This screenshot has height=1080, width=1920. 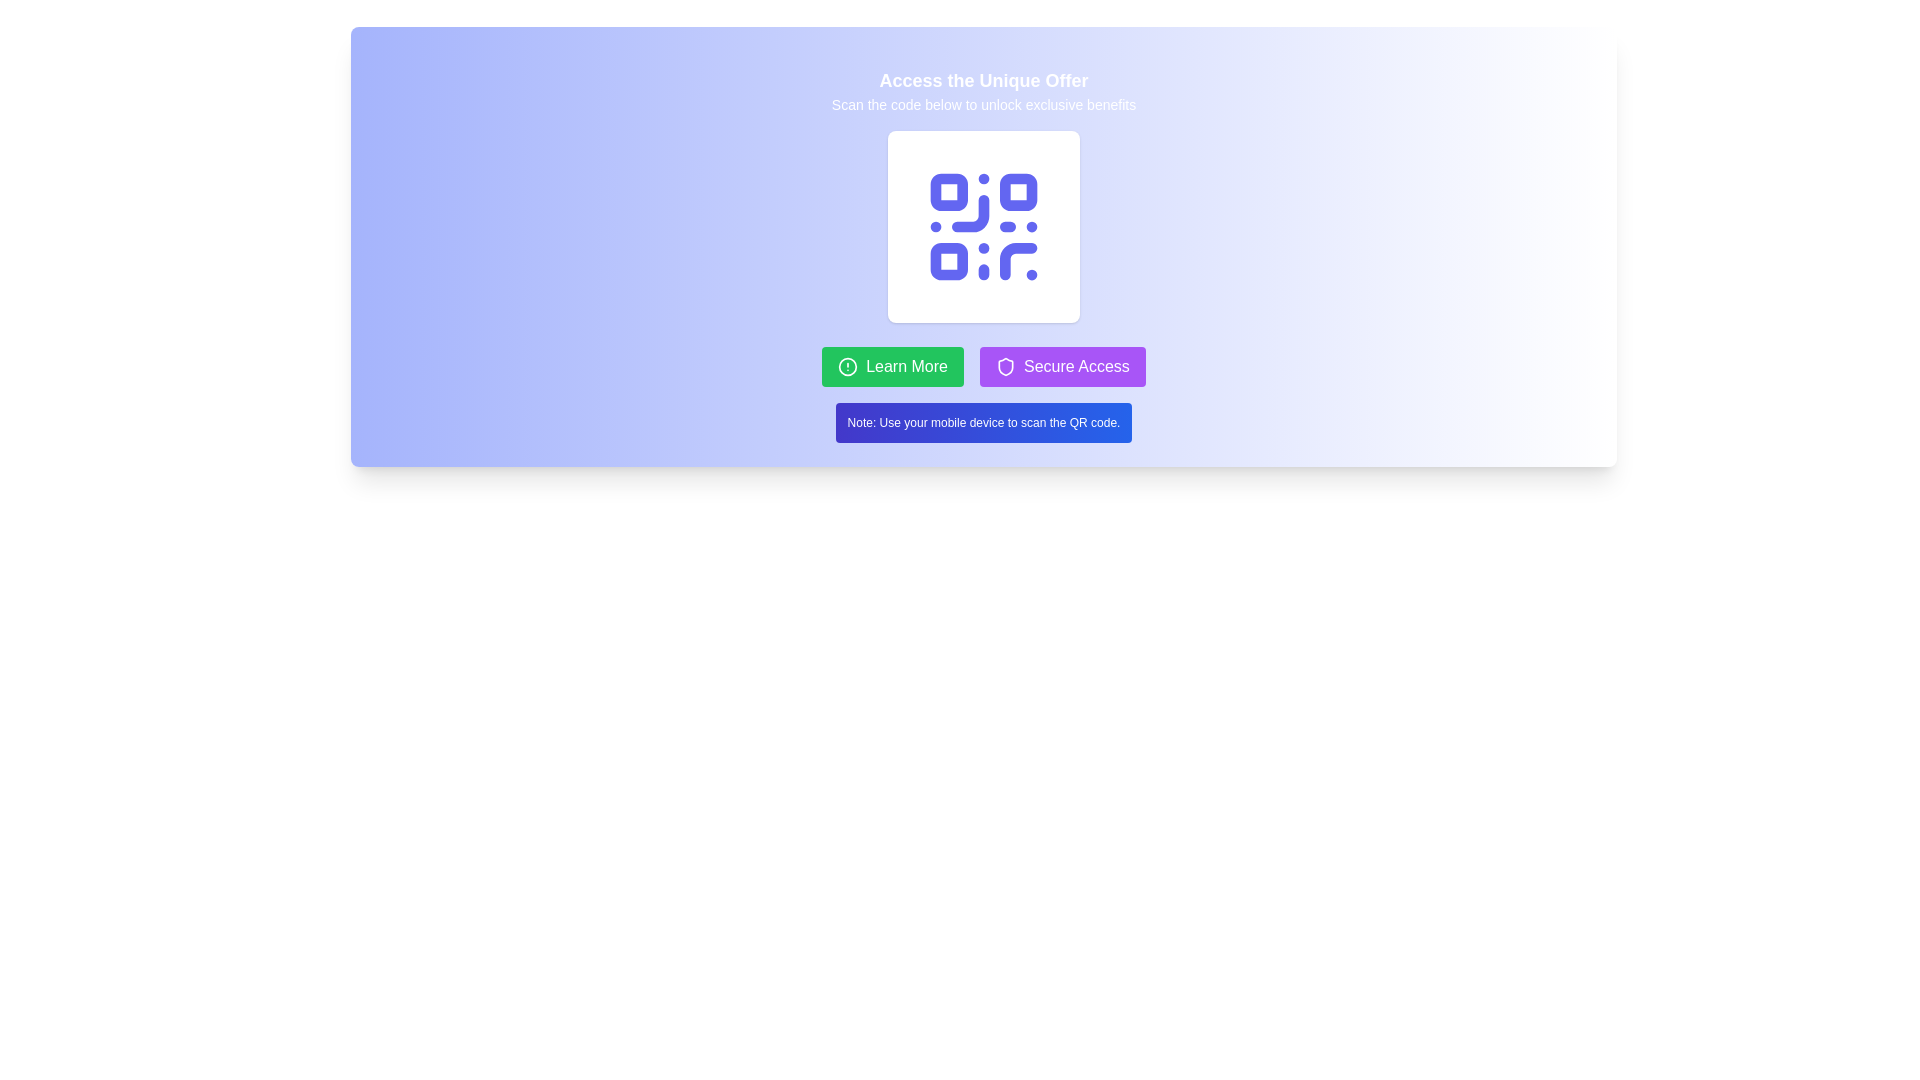 What do you see at coordinates (948, 192) in the screenshot?
I see `the top-left square block of the QR code, which is a small square shape with slightly rounded corners and filled with a solid color` at bounding box center [948, 192].